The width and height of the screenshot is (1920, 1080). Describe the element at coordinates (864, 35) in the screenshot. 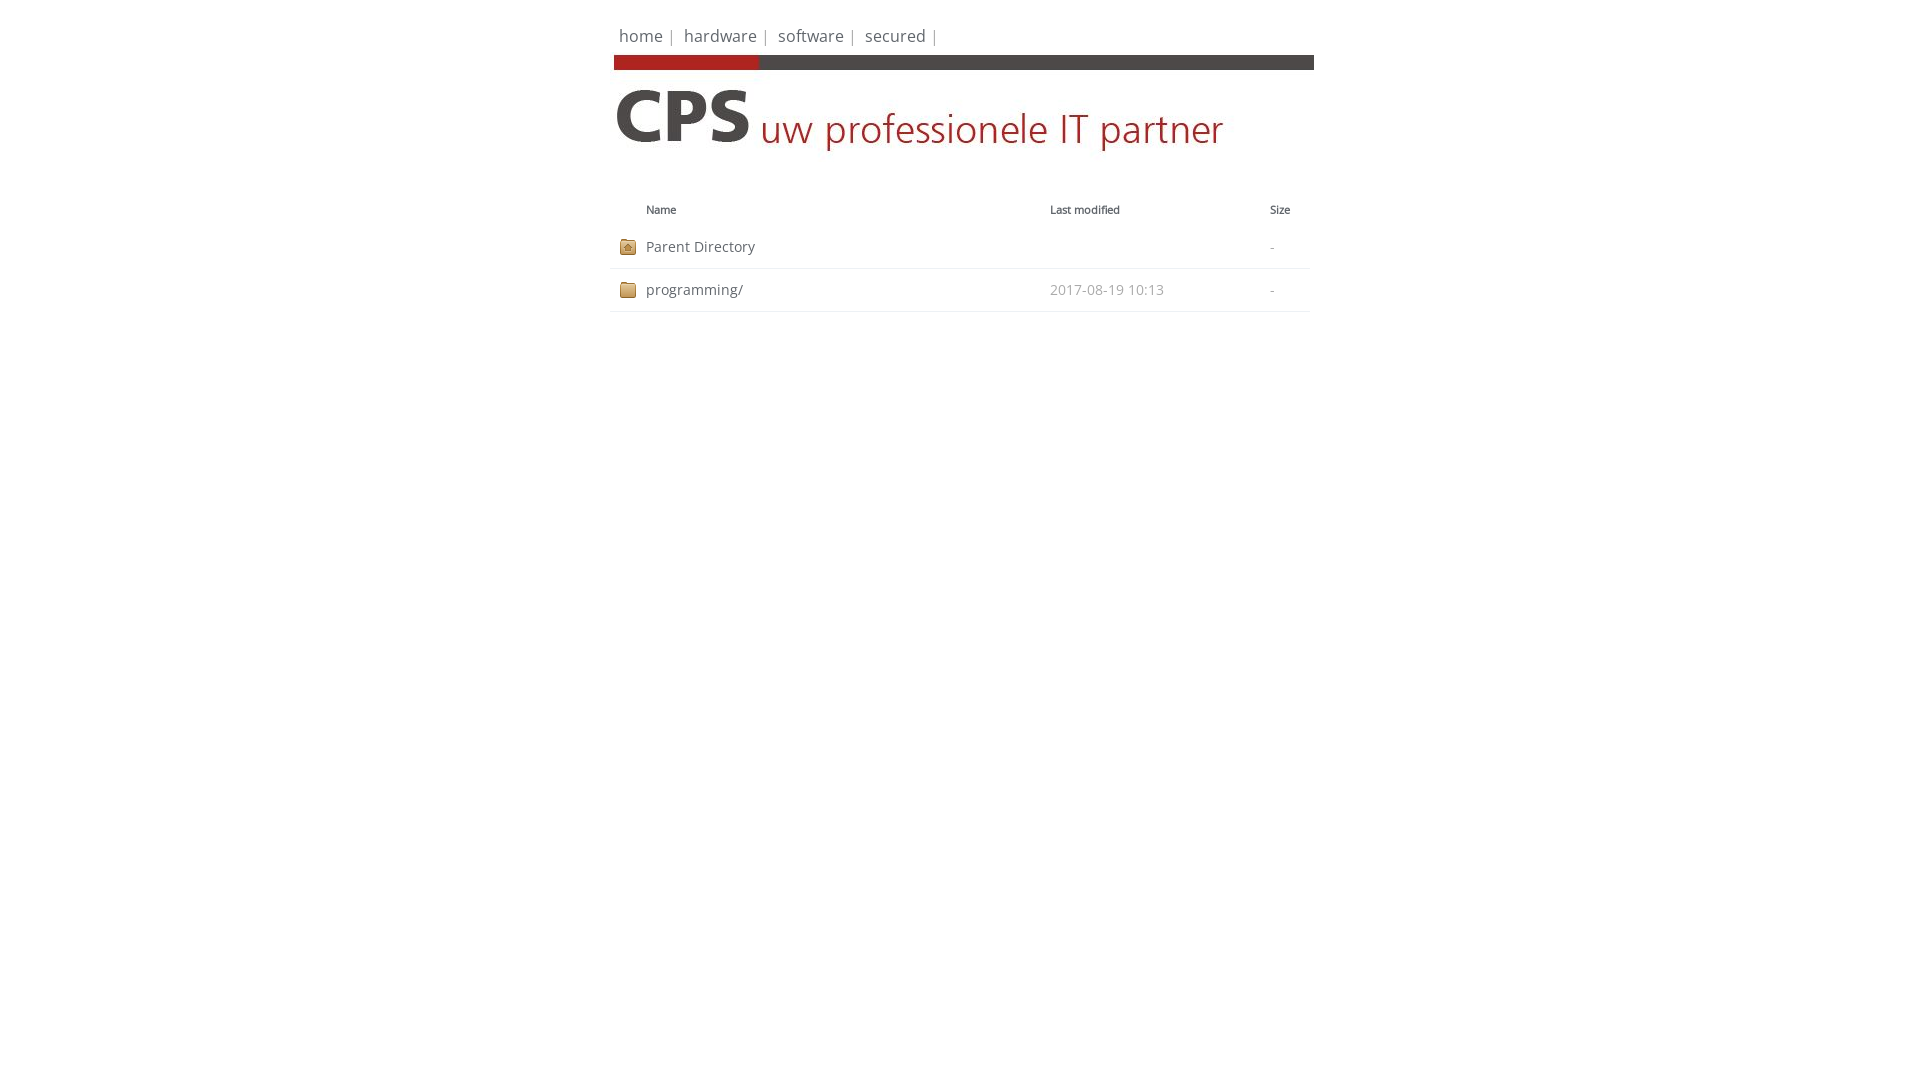

I see `'secured'` at that location.